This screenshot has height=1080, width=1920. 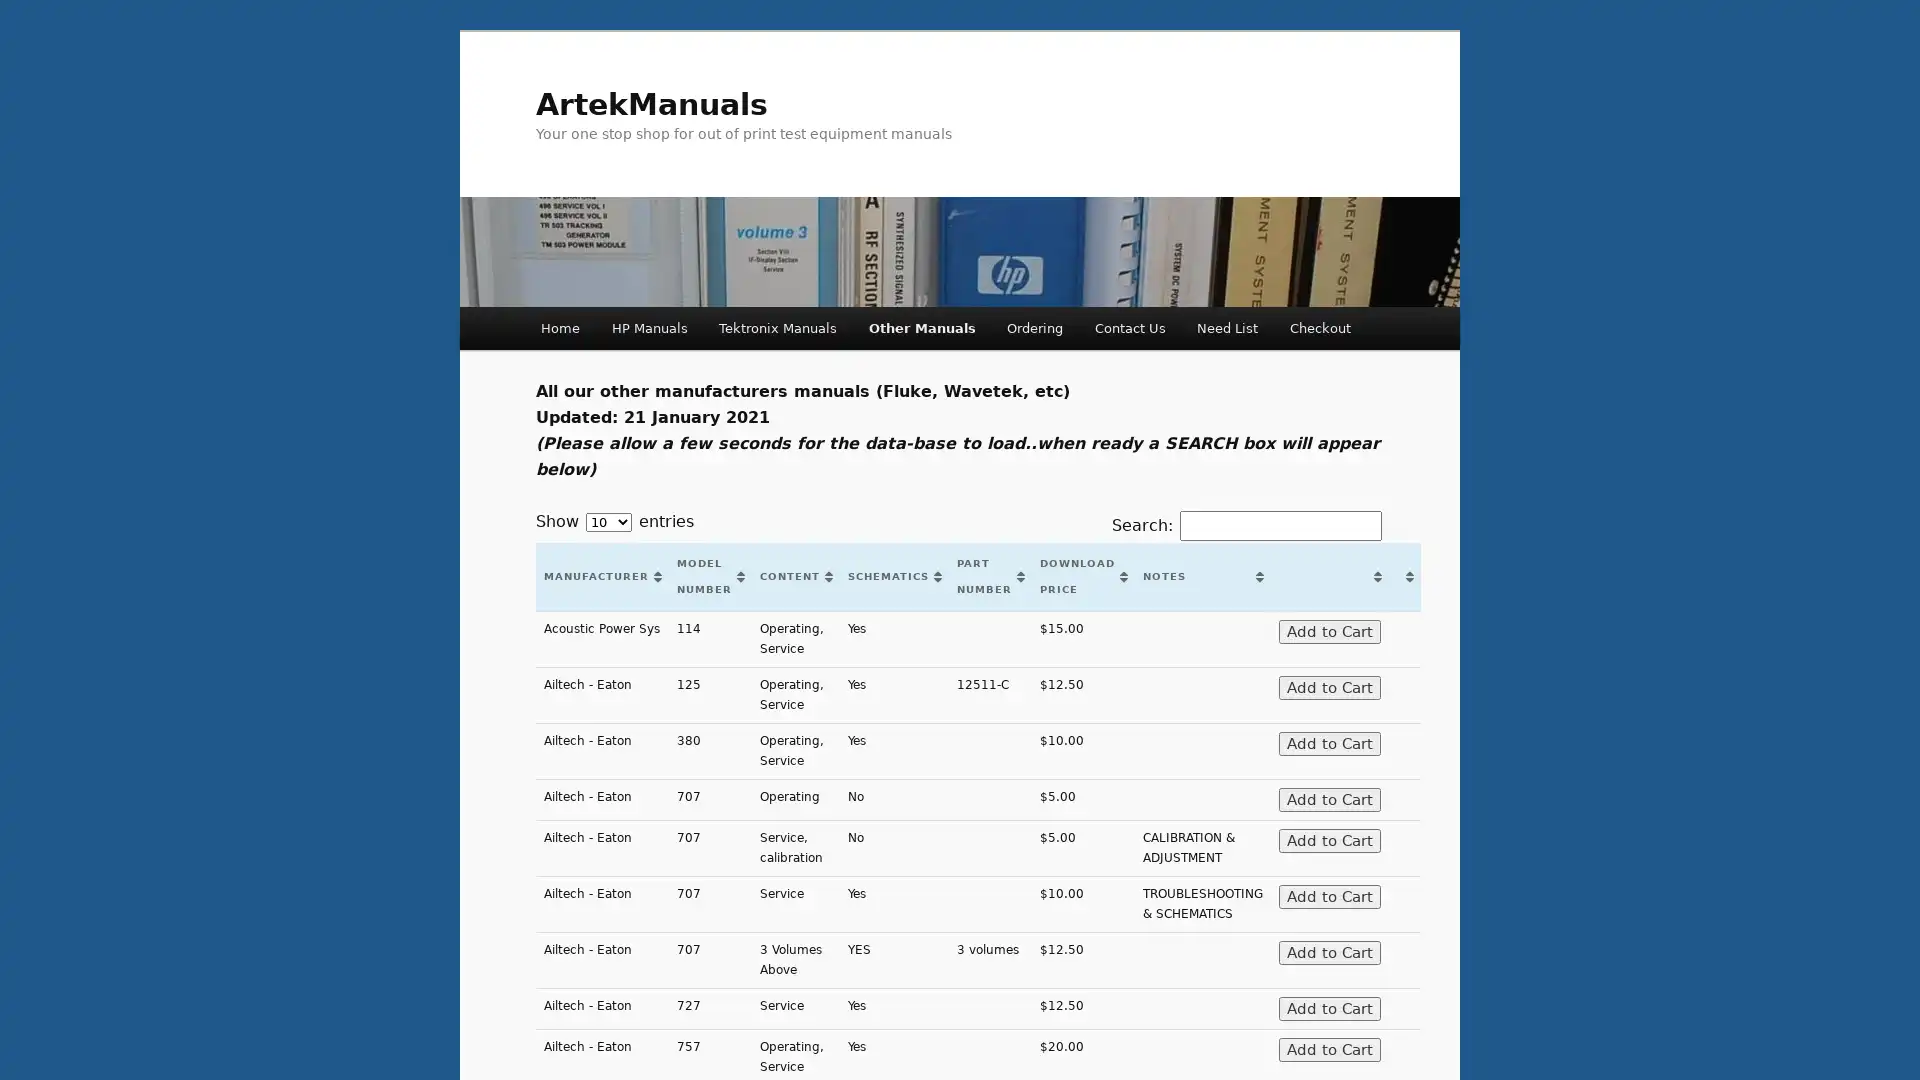 I want to click on Add to Cart, so click(x=1329, y=798).